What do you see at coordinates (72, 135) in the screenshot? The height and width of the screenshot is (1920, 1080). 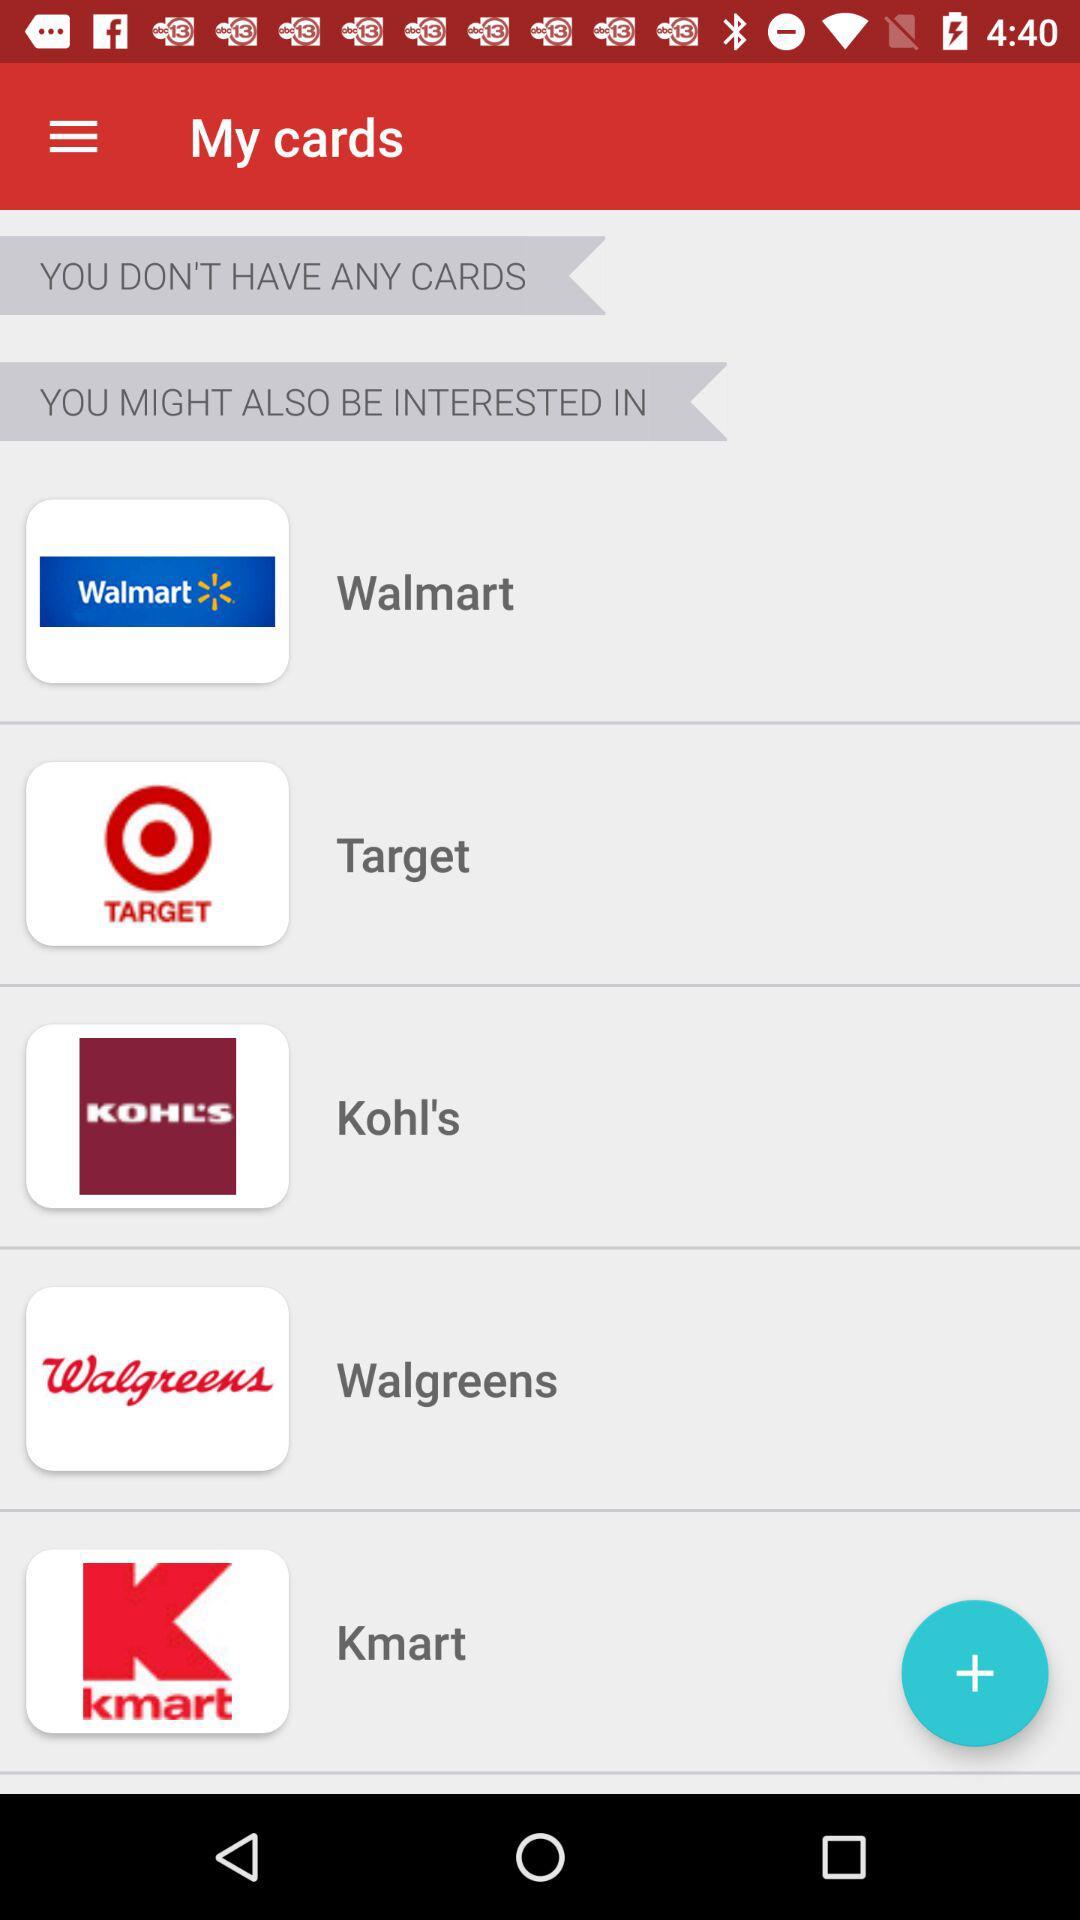 I see `item next to my cards` at bounding box center [72, 135].